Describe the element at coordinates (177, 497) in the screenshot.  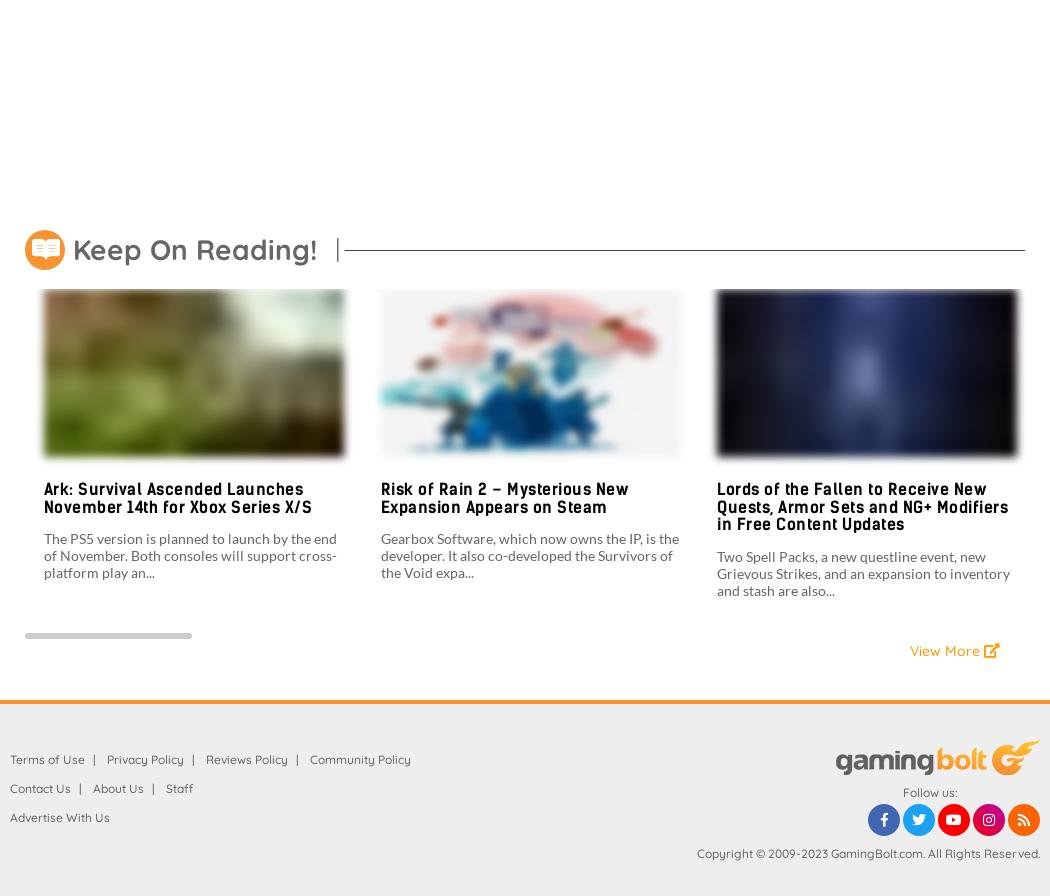
I see `'Ark: Survival Ascended Launches November 14th for Xbox Series X/S'` at that location.